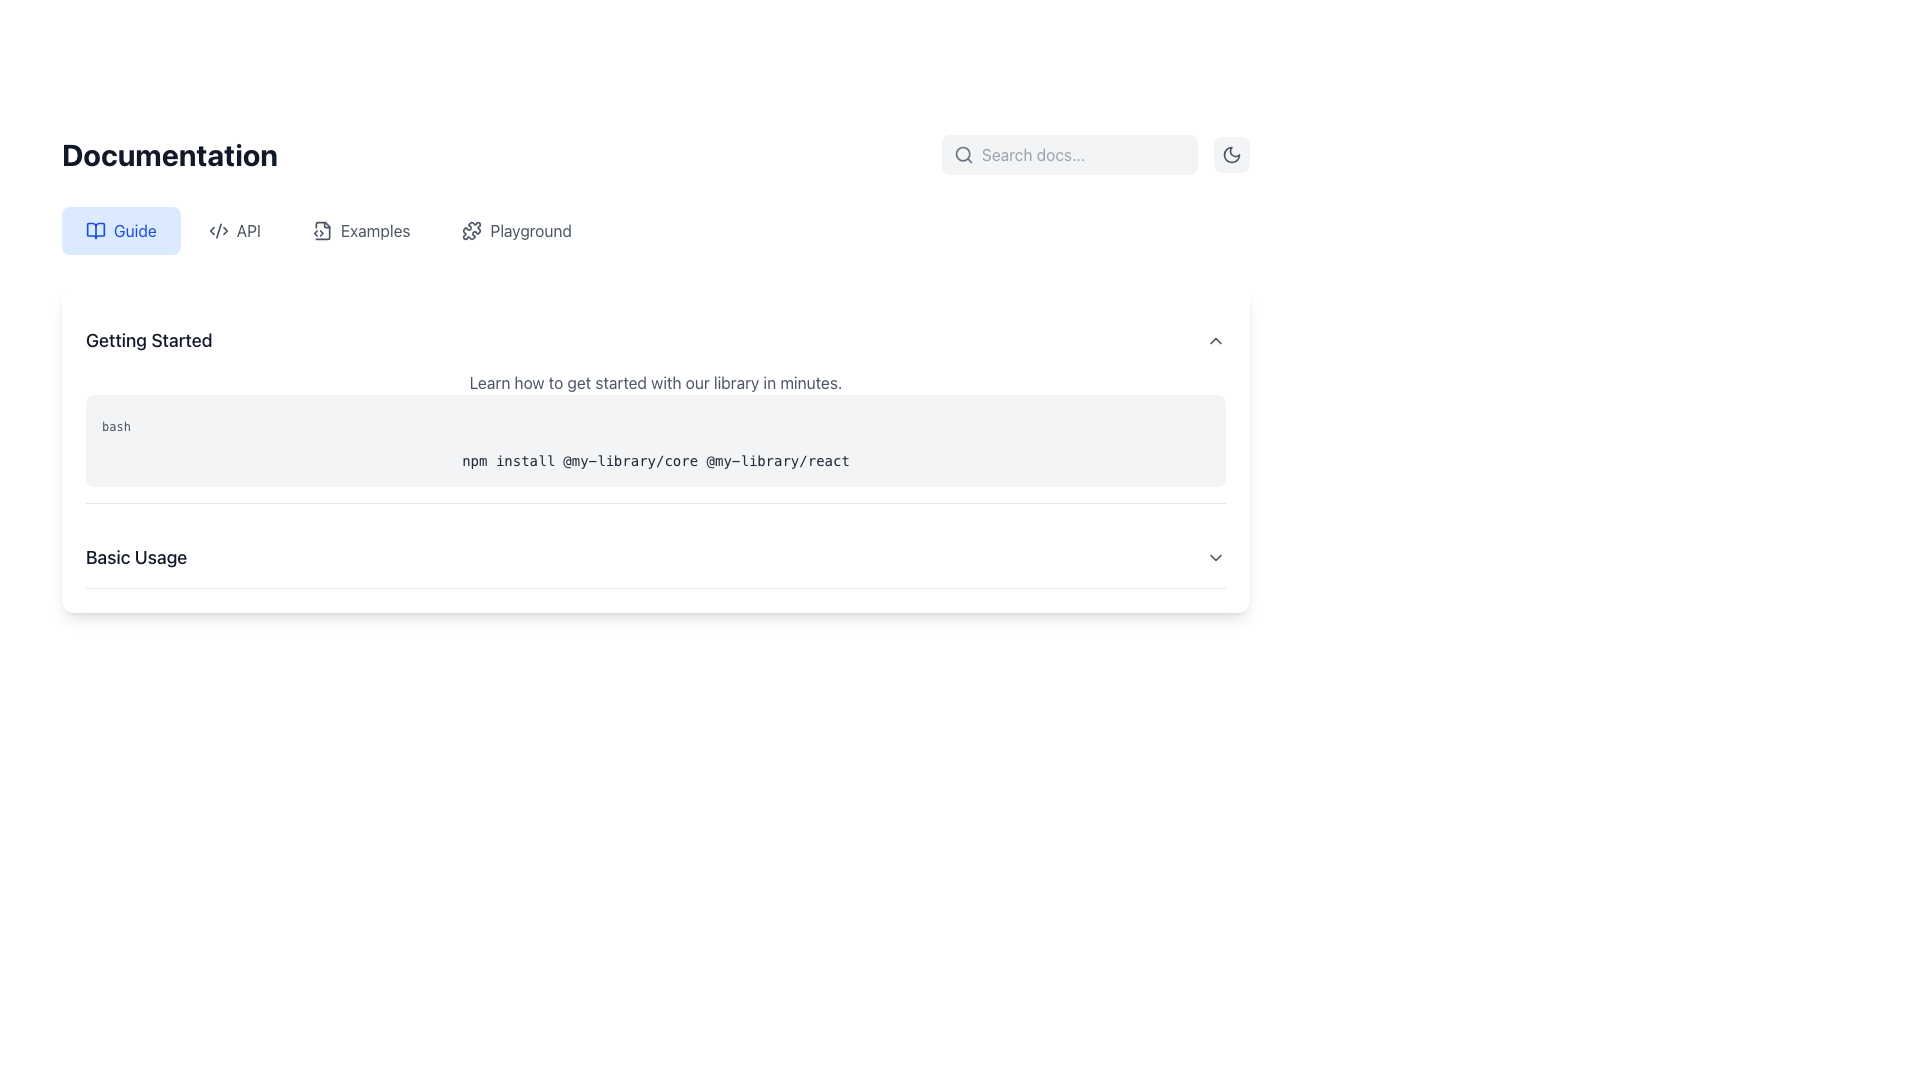  What do you see at coordinates (656, 558) in the screenshot?
I see `the Dropdown Trigger for 'Basic Usage' located in the fourth position under the 'Getting Started' category` at bounding box center [656, 558].